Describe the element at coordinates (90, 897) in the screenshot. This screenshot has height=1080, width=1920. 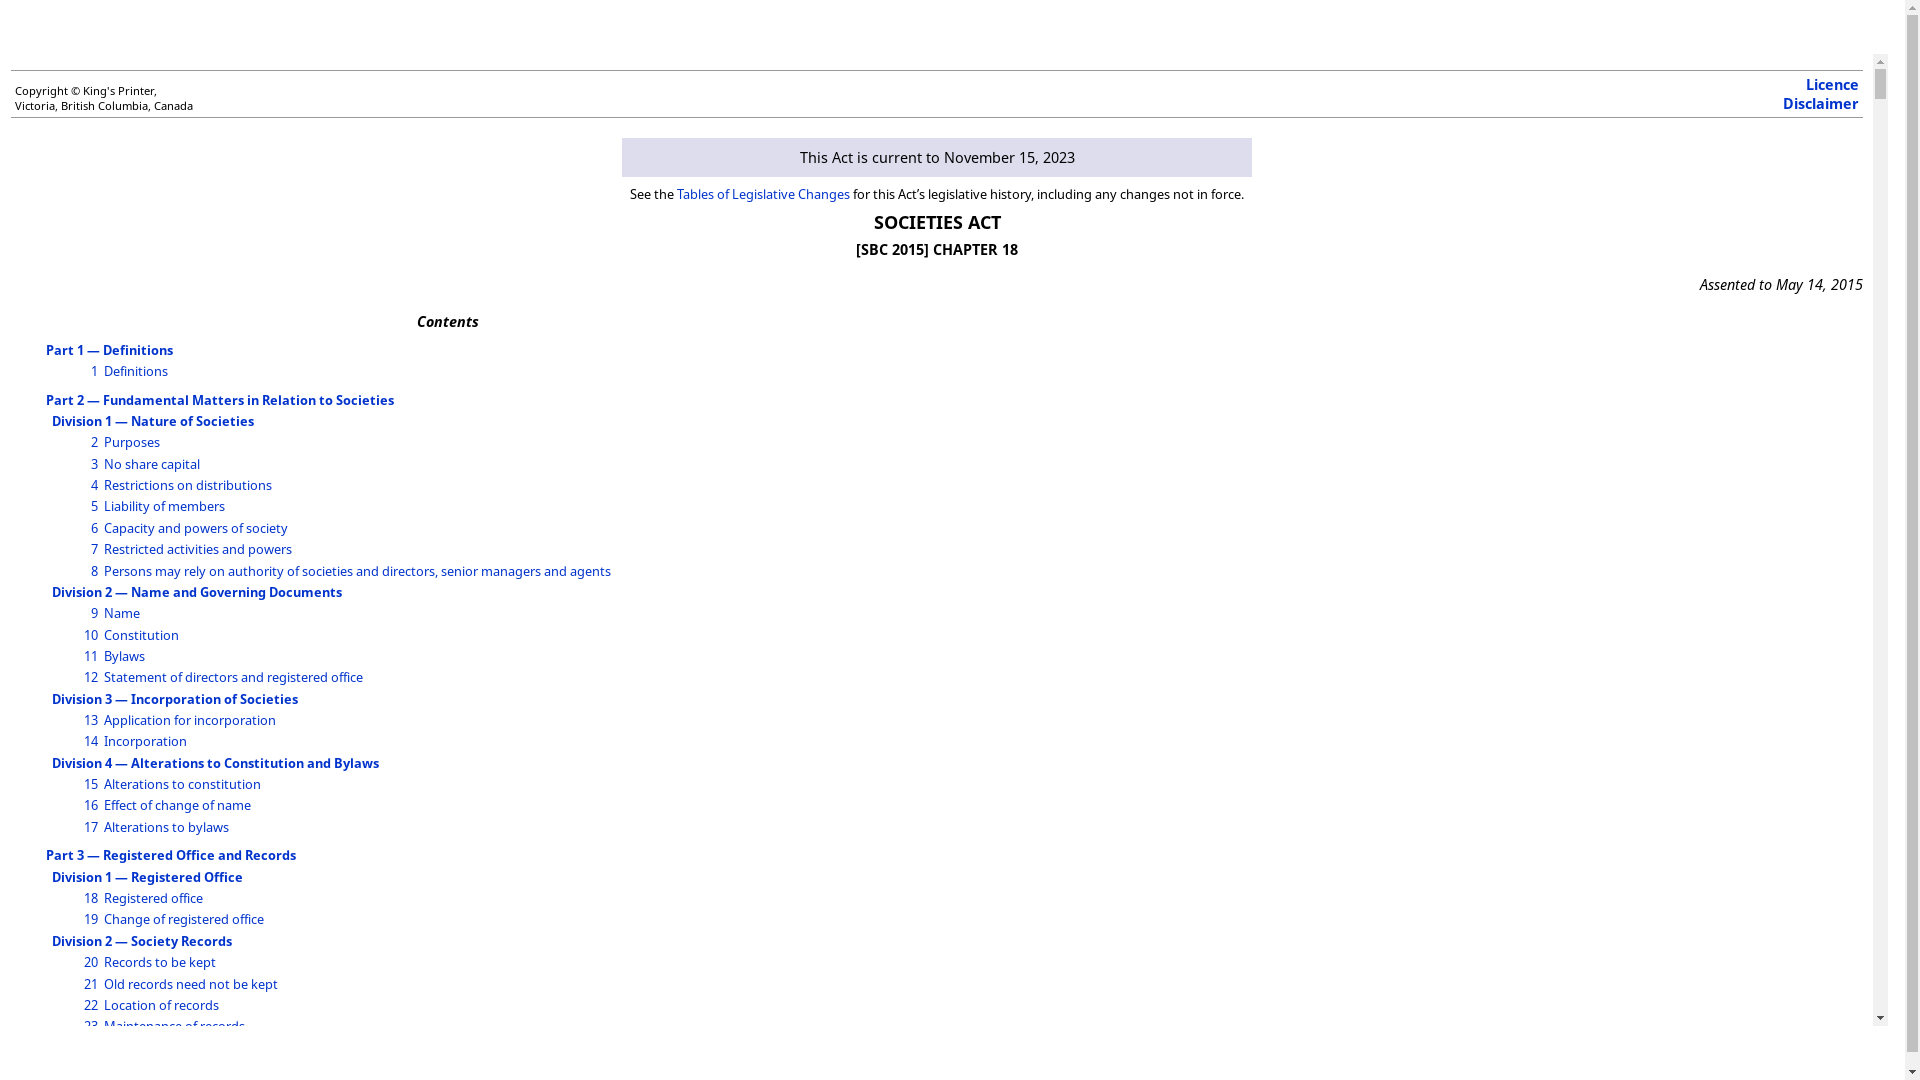
I see `'18'` at that location.